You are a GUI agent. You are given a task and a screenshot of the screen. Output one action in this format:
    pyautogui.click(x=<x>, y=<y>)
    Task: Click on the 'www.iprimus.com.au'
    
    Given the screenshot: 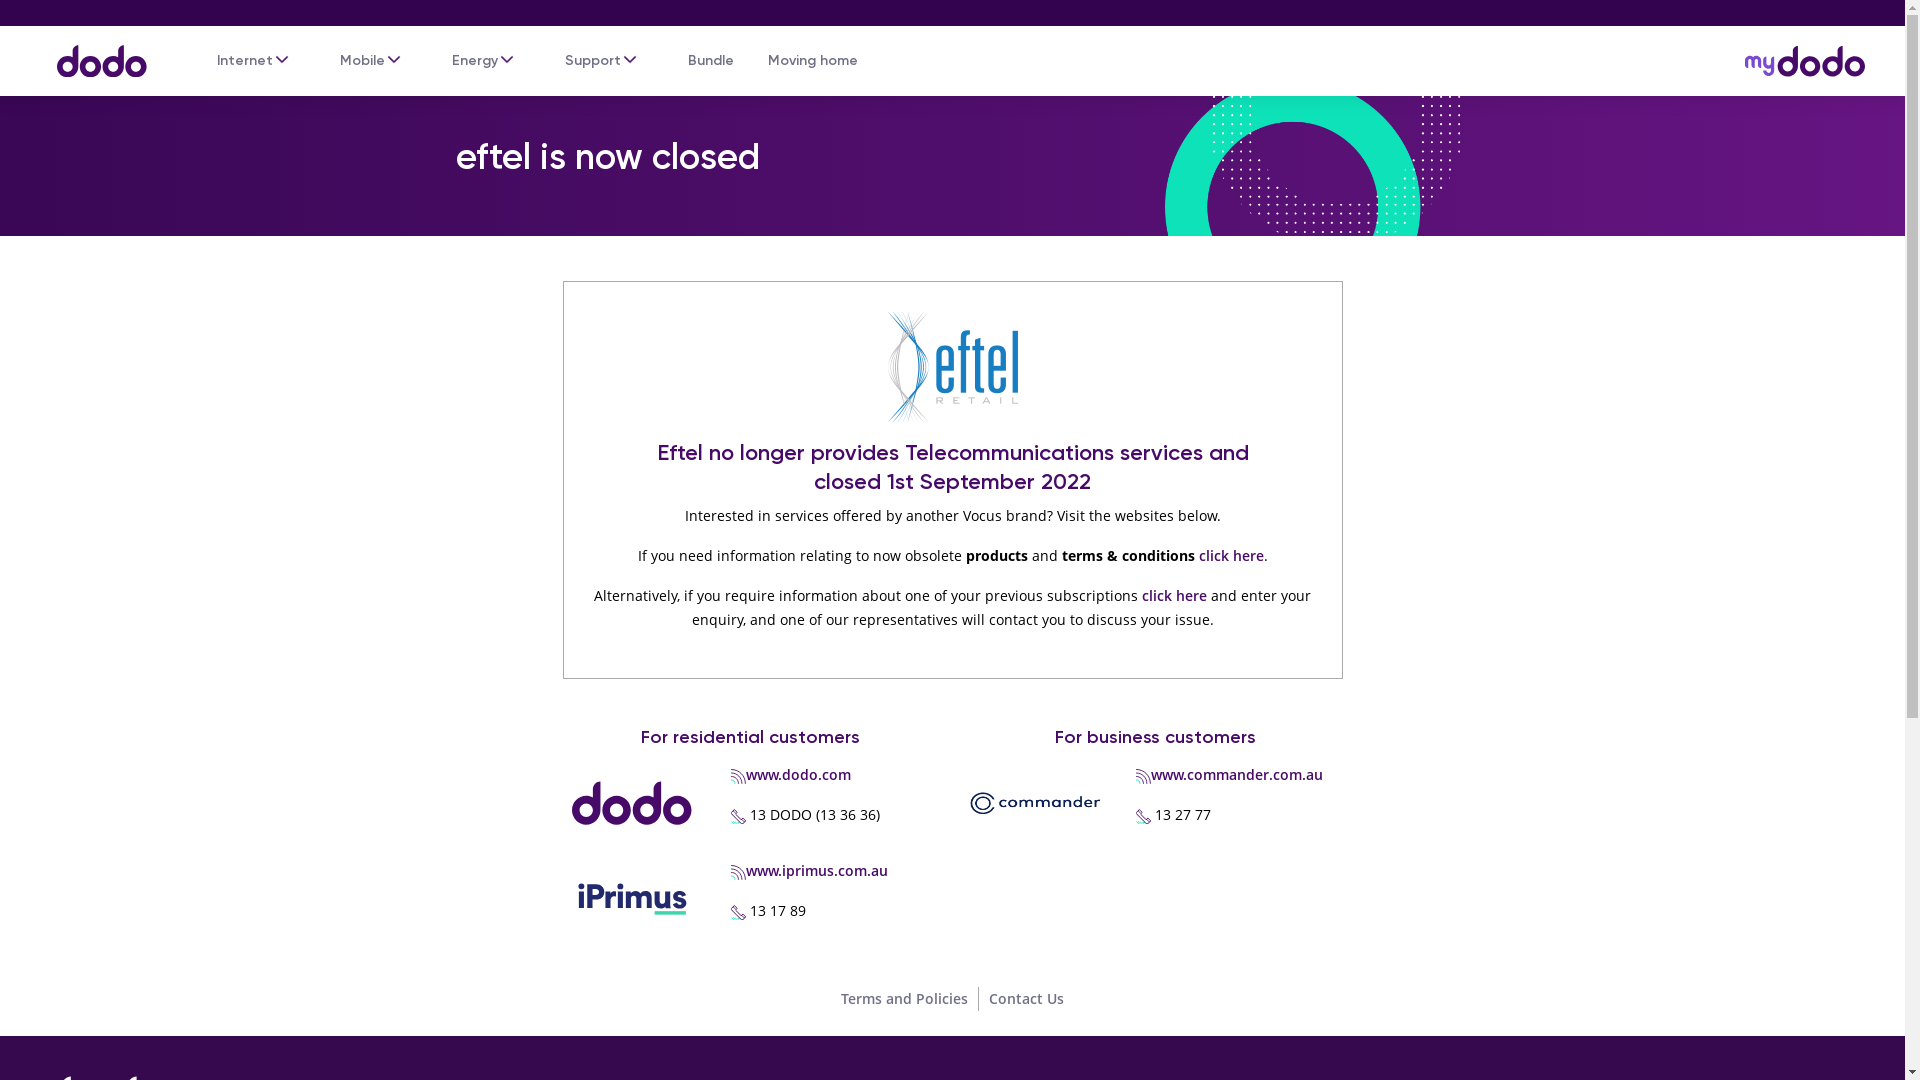 What is the action you would take?
    pyautogui.click(x=816, y=869)
    